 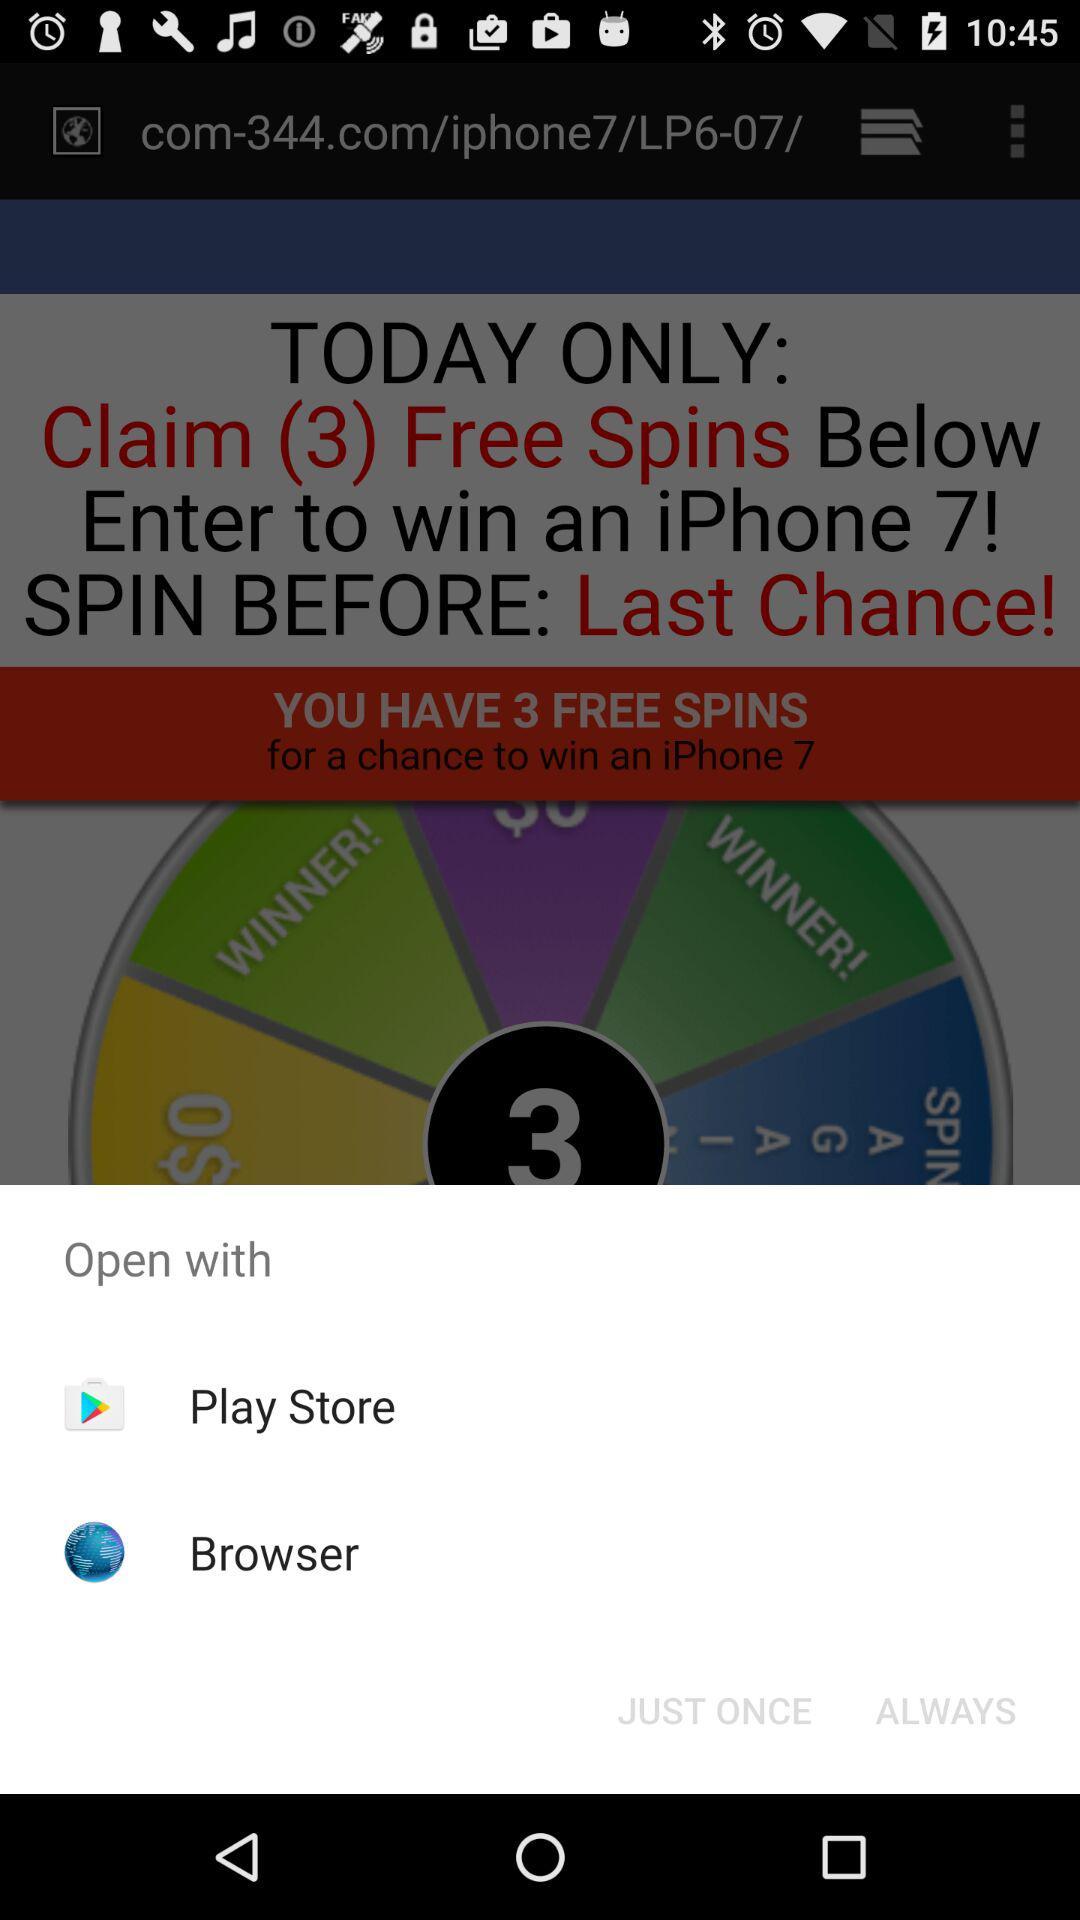 What do you see at coordinates (945, 1708) in the screenshot?
I see `the item to the right of the just once item` at bounding box center [945, 1708].